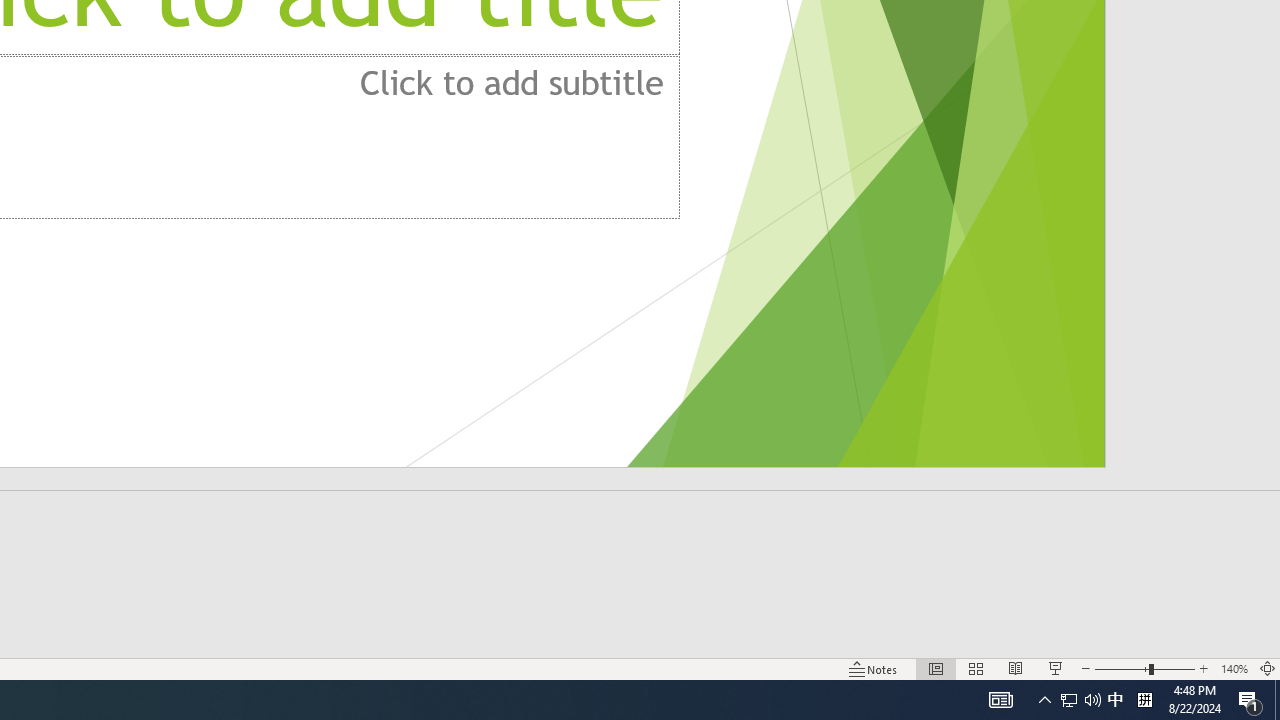  What do you see at coordinates (1203, 669) in the screenshot?
I see `'Zoom In'` at bounding box center [1203, 669].